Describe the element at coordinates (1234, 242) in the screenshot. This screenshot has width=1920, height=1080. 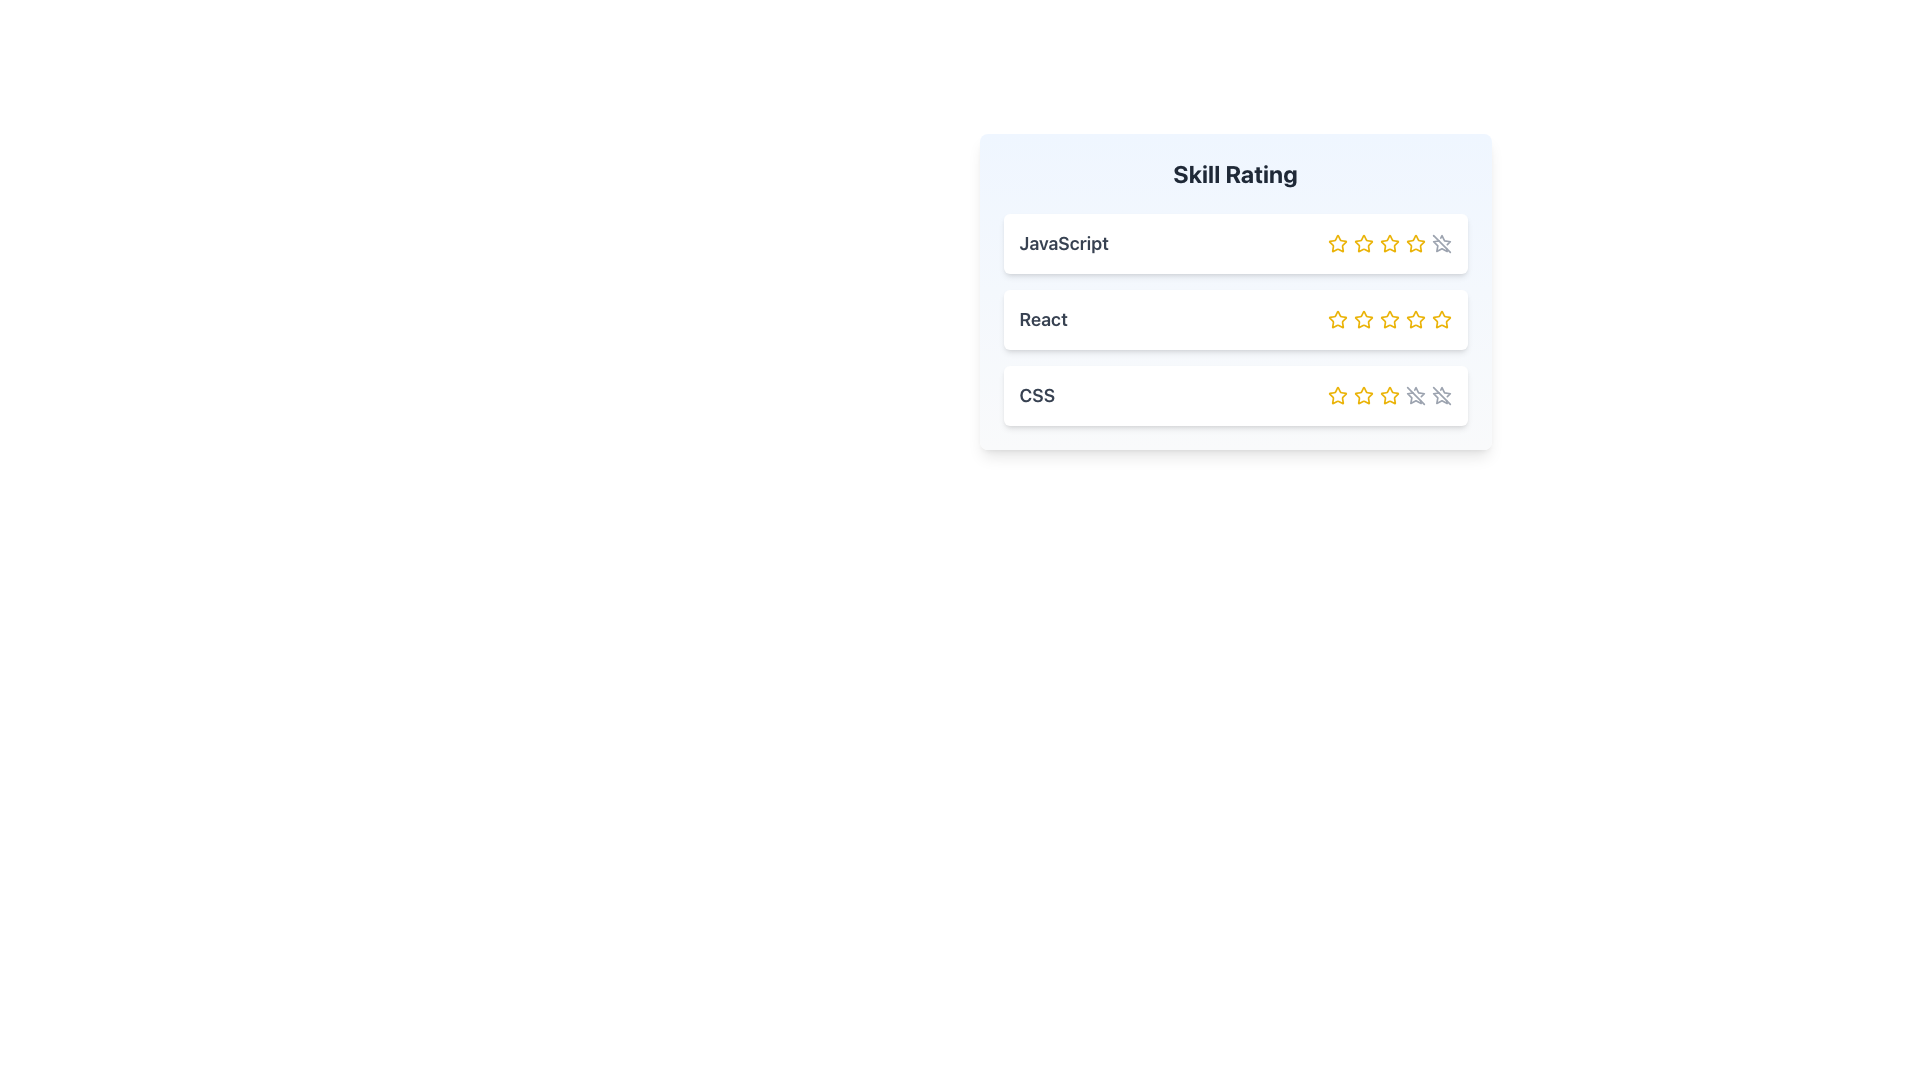
I see `the Skill Rating Card displaying the skill 'JavaScript', which is the top item in a vertical list of skill containers` at that location.